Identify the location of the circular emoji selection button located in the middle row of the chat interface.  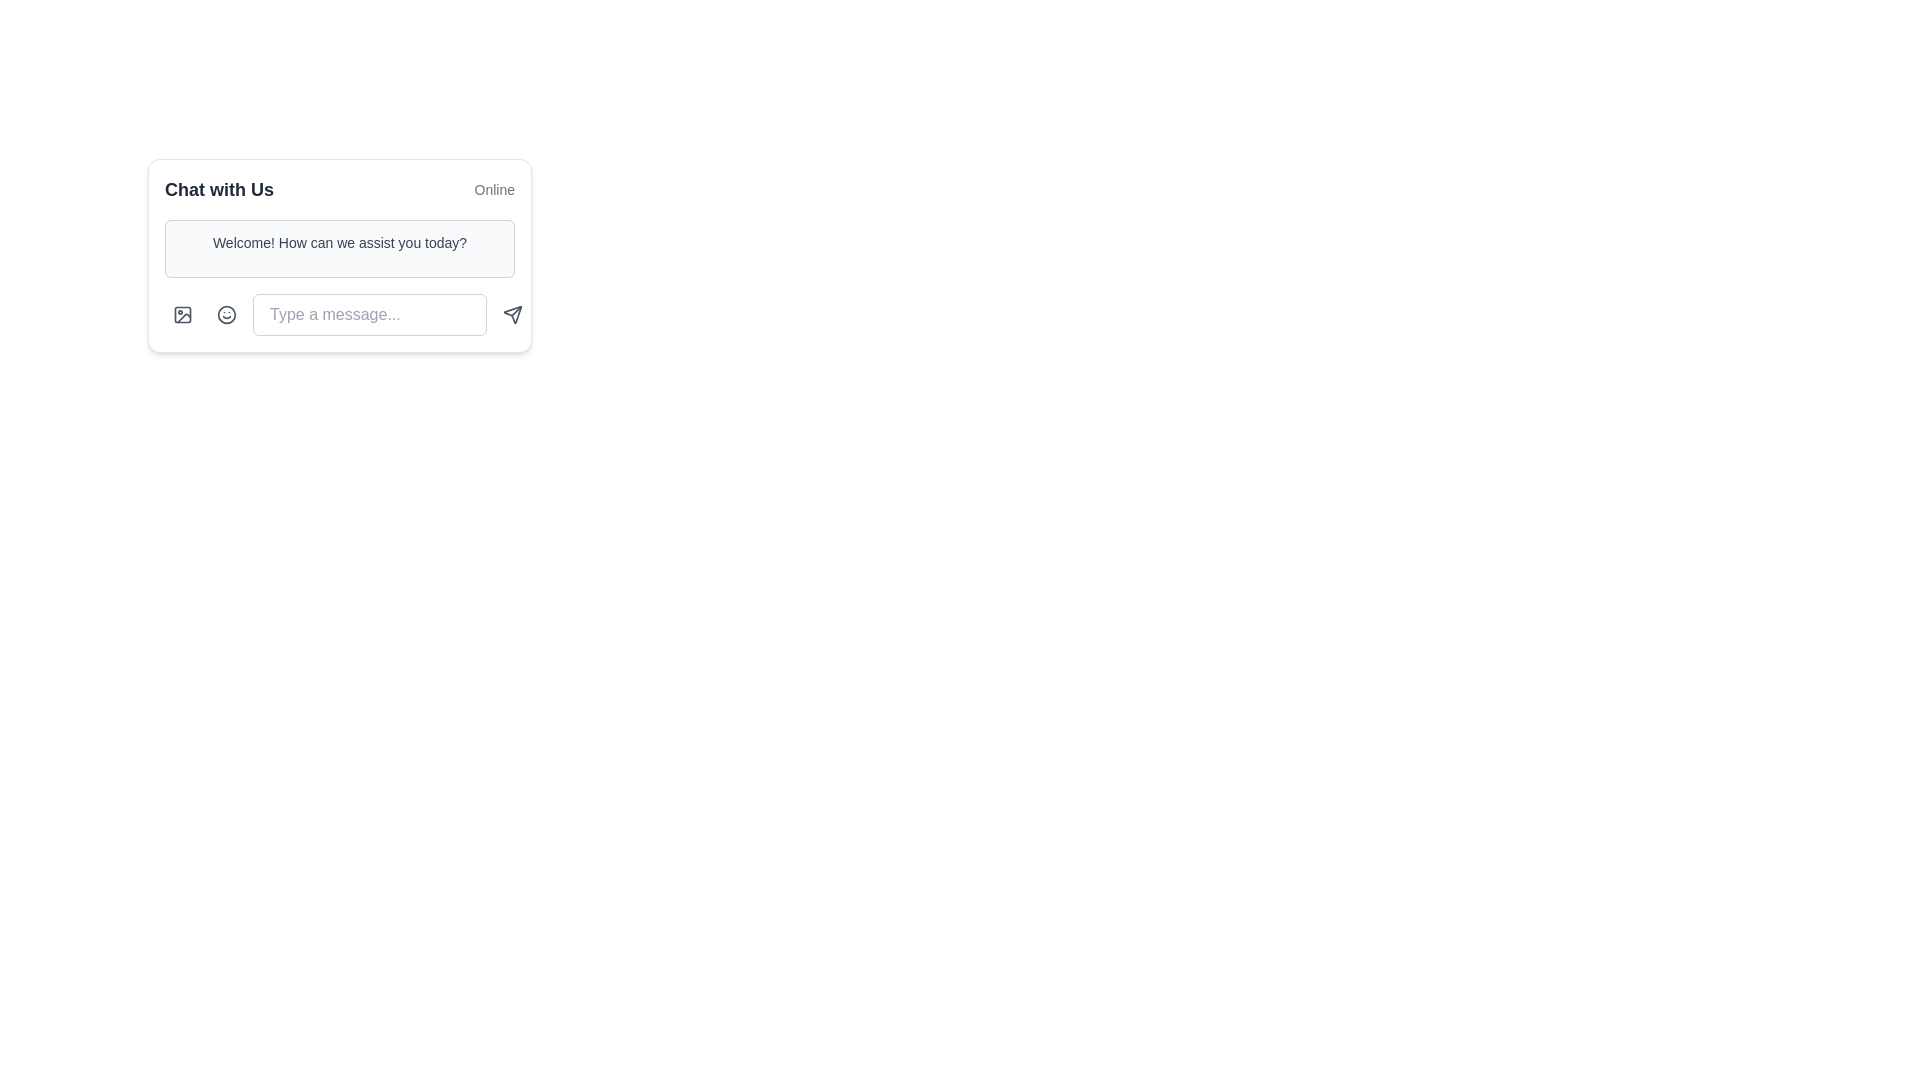
(226, 315).